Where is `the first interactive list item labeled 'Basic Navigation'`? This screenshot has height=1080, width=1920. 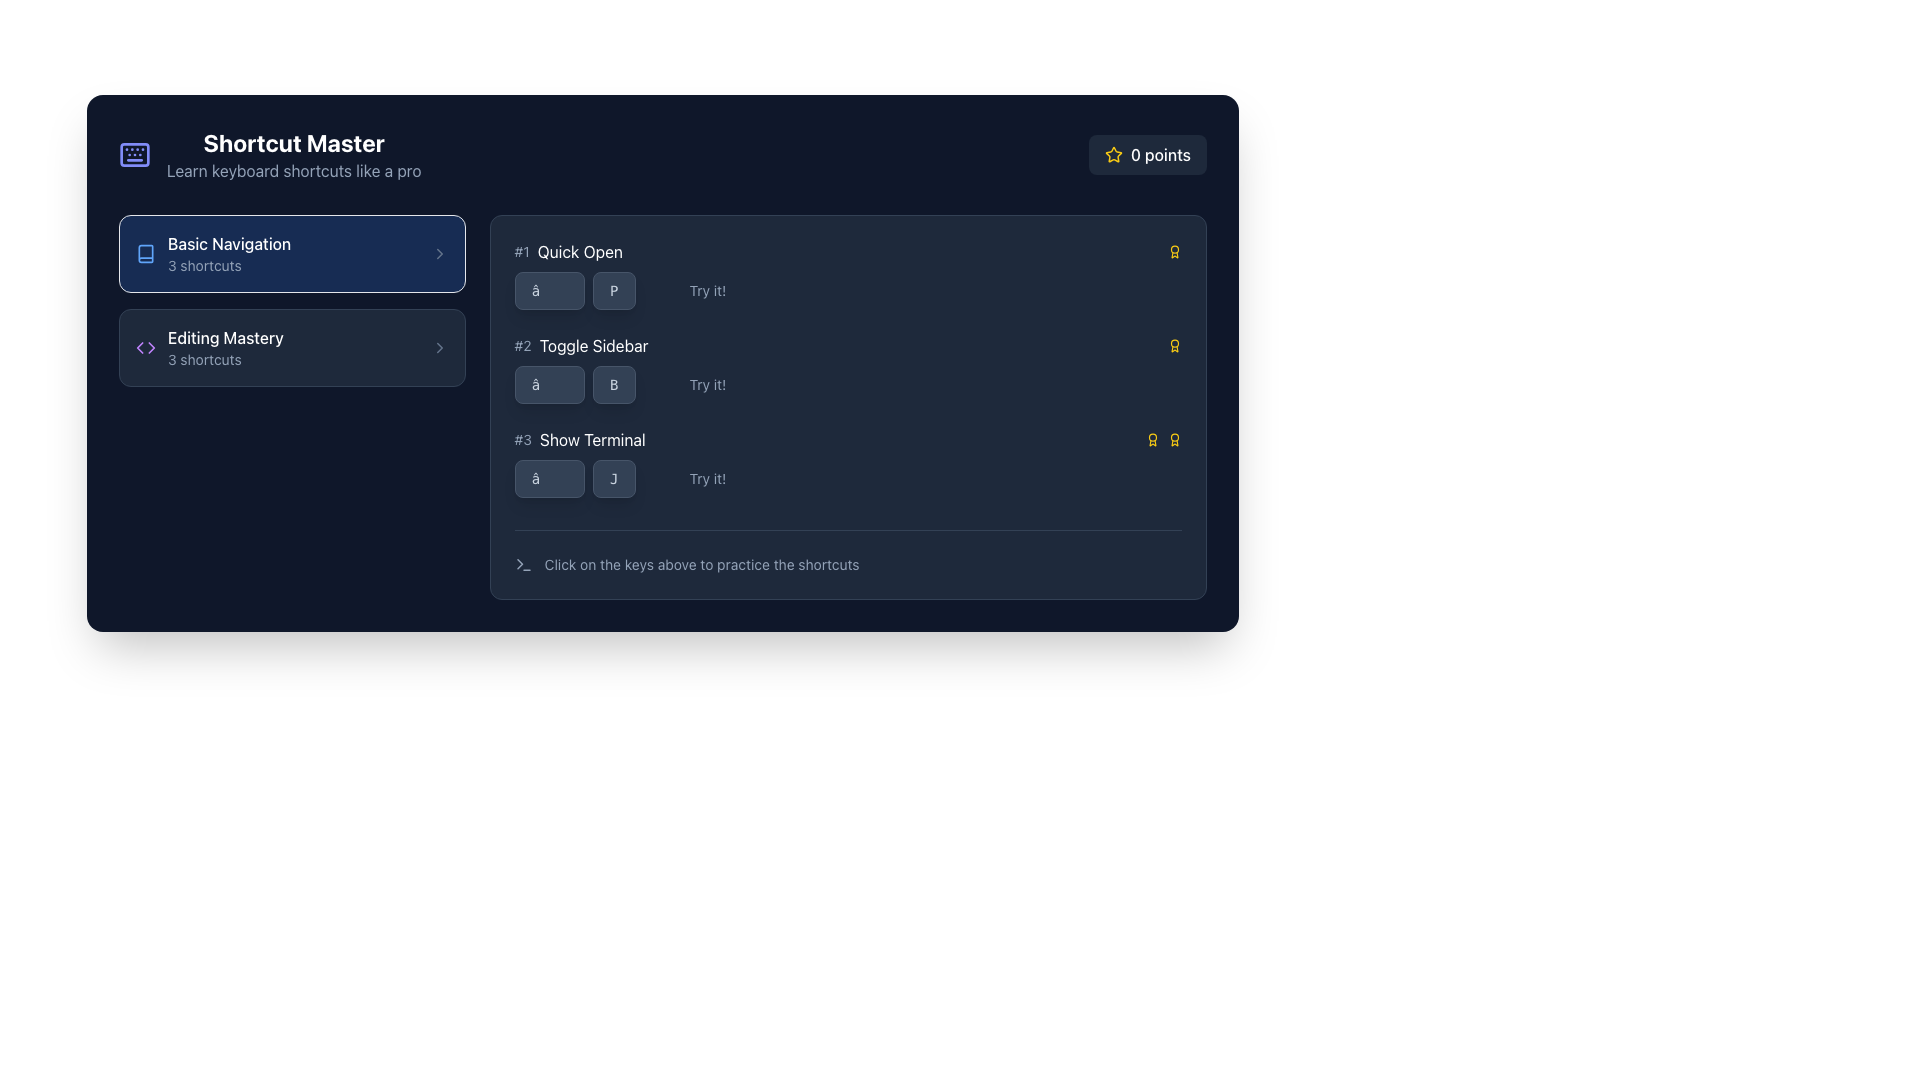
the first interactive list item labeled 'Basic Navigation' is located at coordinates (291, 253).